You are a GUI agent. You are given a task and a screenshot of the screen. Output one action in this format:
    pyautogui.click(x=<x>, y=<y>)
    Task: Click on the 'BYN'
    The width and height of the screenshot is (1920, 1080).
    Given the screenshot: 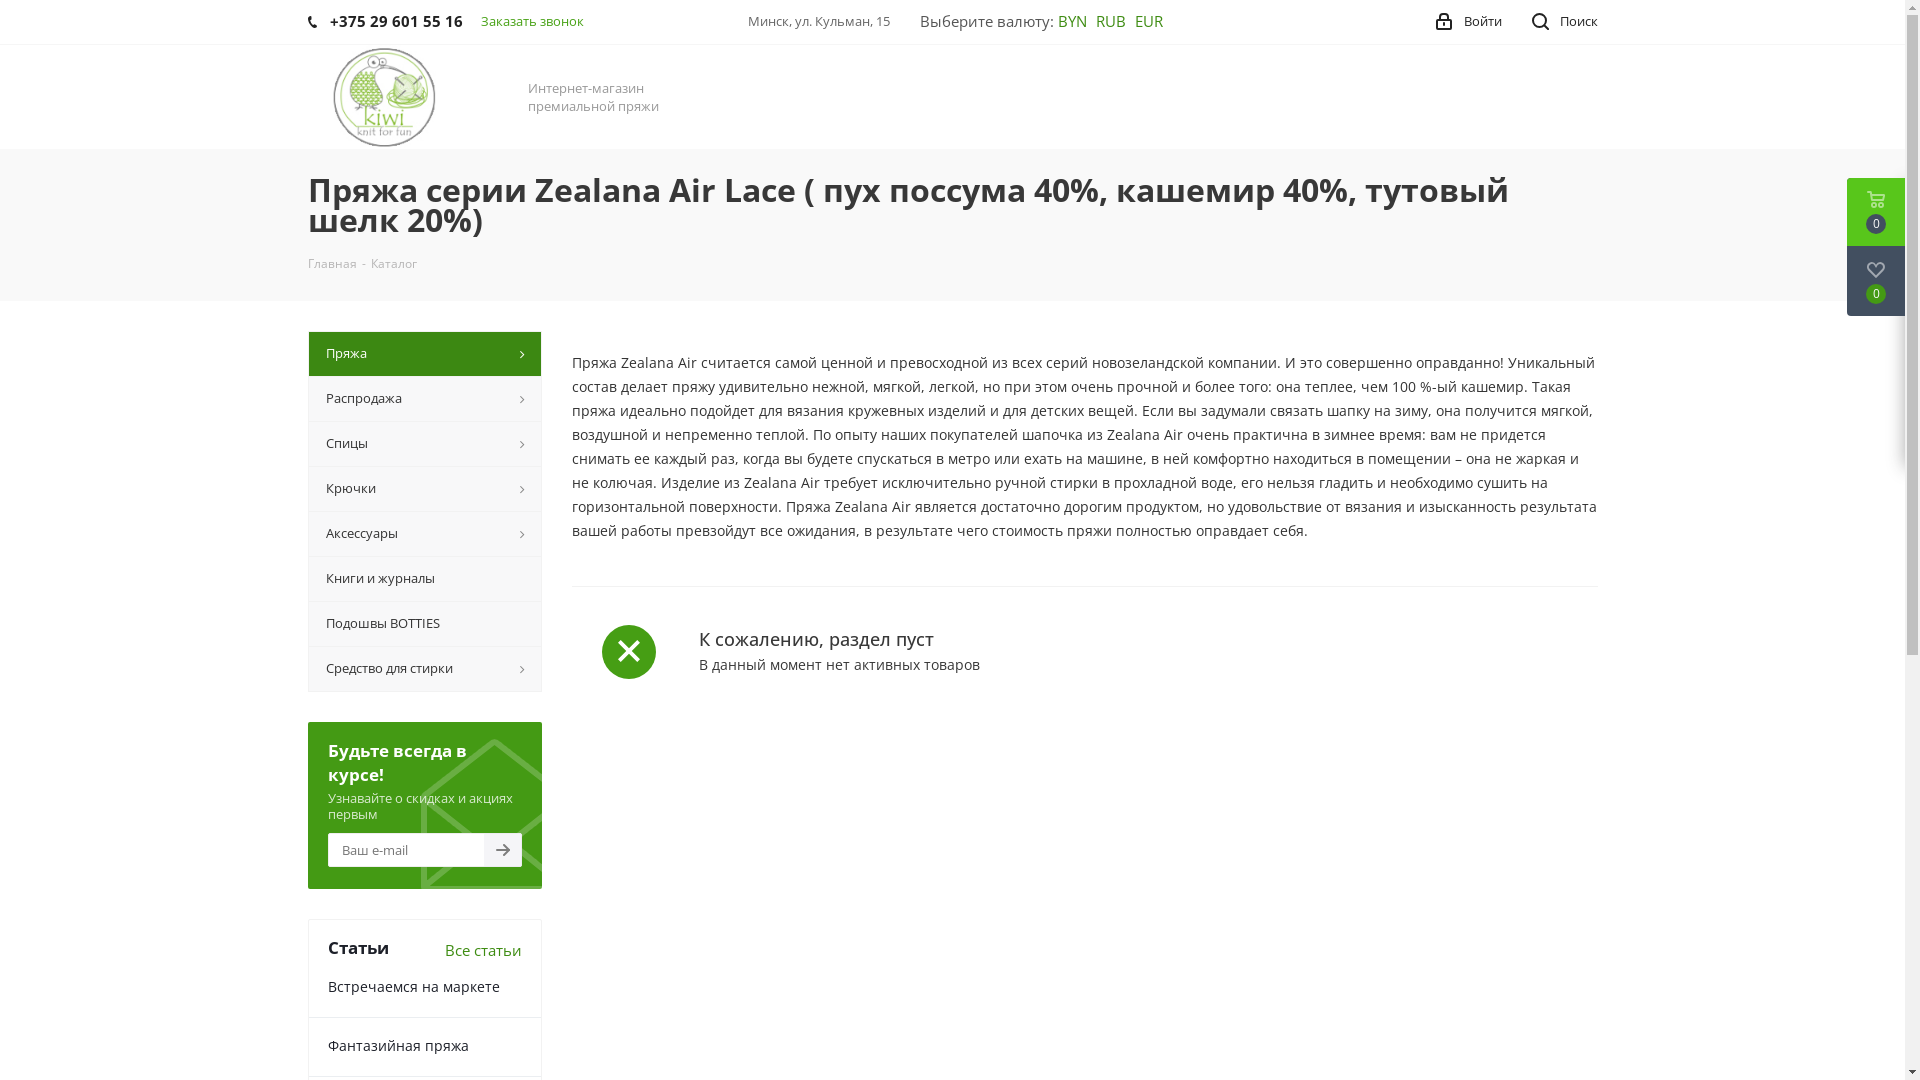 What is the action you would take?
    pyautogui.click(x=1071, y=20)
    